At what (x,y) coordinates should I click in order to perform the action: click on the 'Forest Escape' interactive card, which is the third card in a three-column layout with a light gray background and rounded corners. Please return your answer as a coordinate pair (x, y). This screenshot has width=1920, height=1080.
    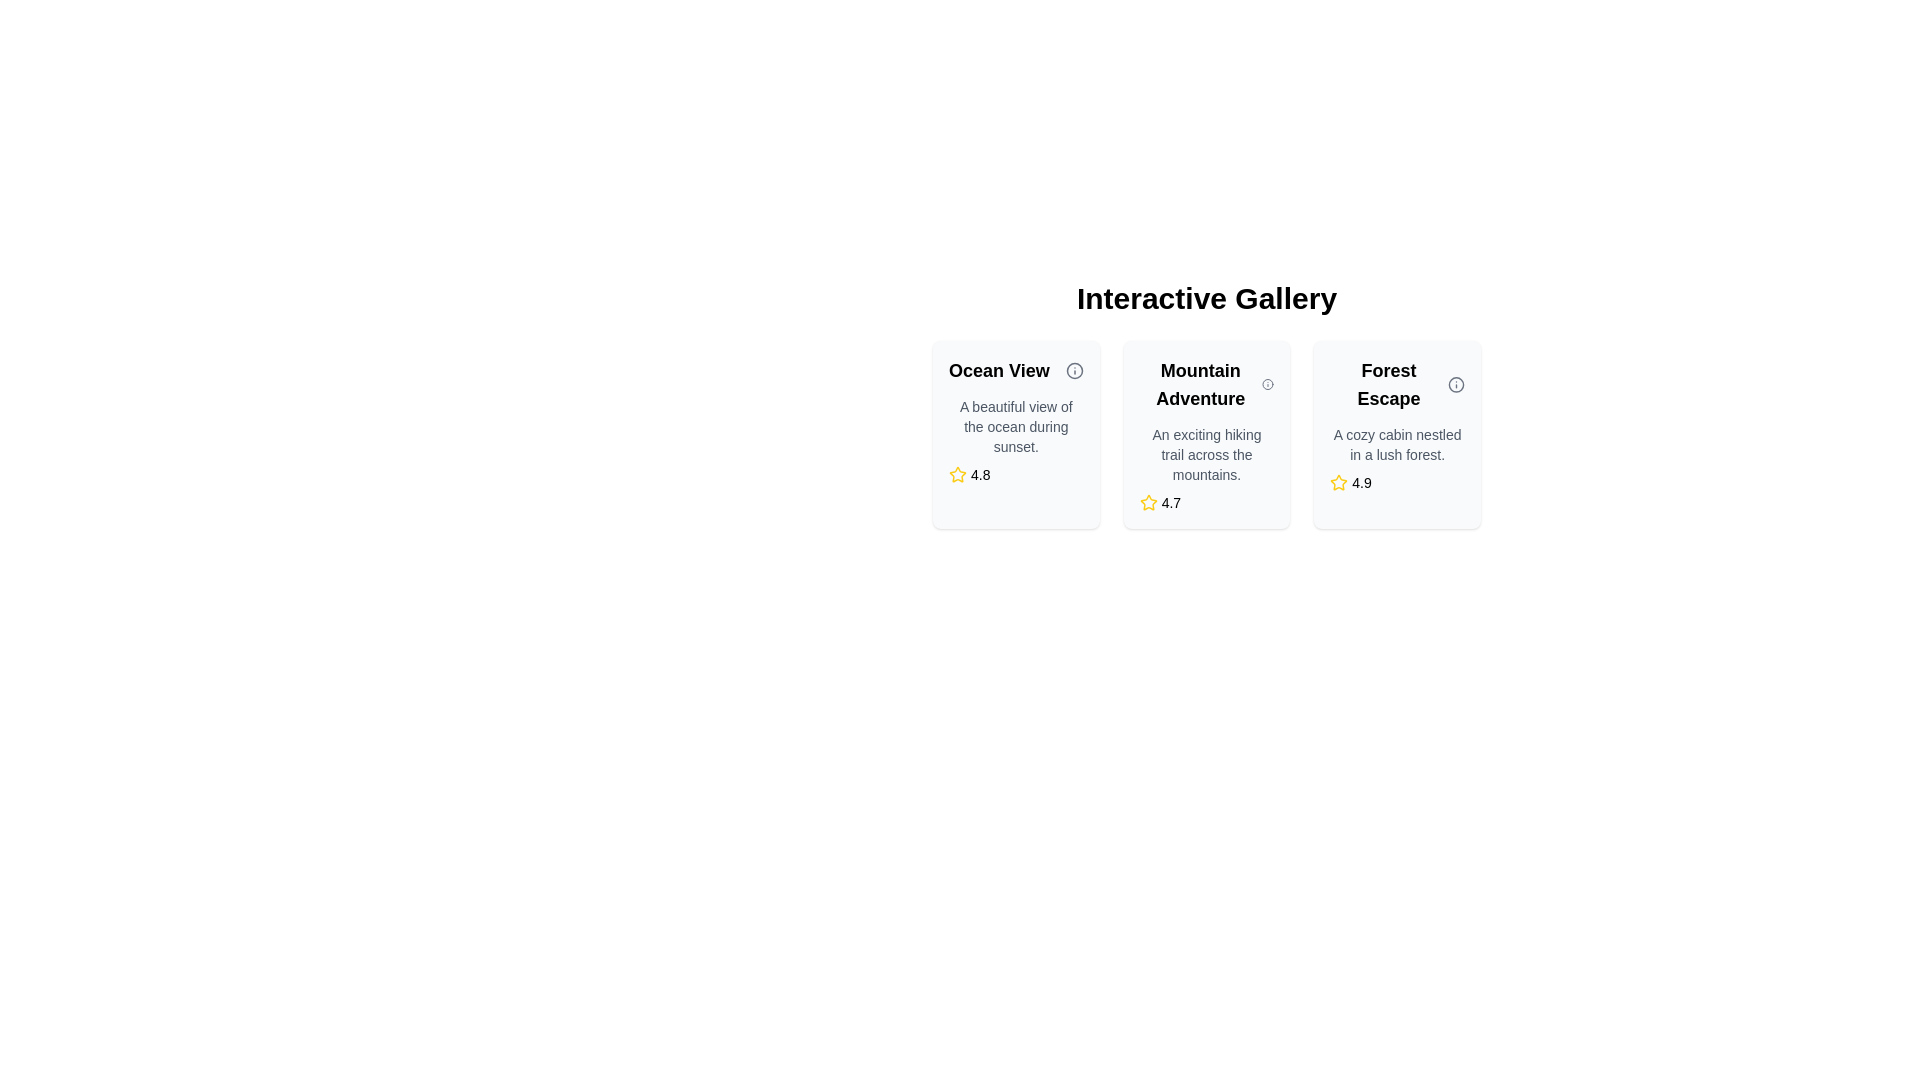
    Looking at the image, I should click on (1396, 434).